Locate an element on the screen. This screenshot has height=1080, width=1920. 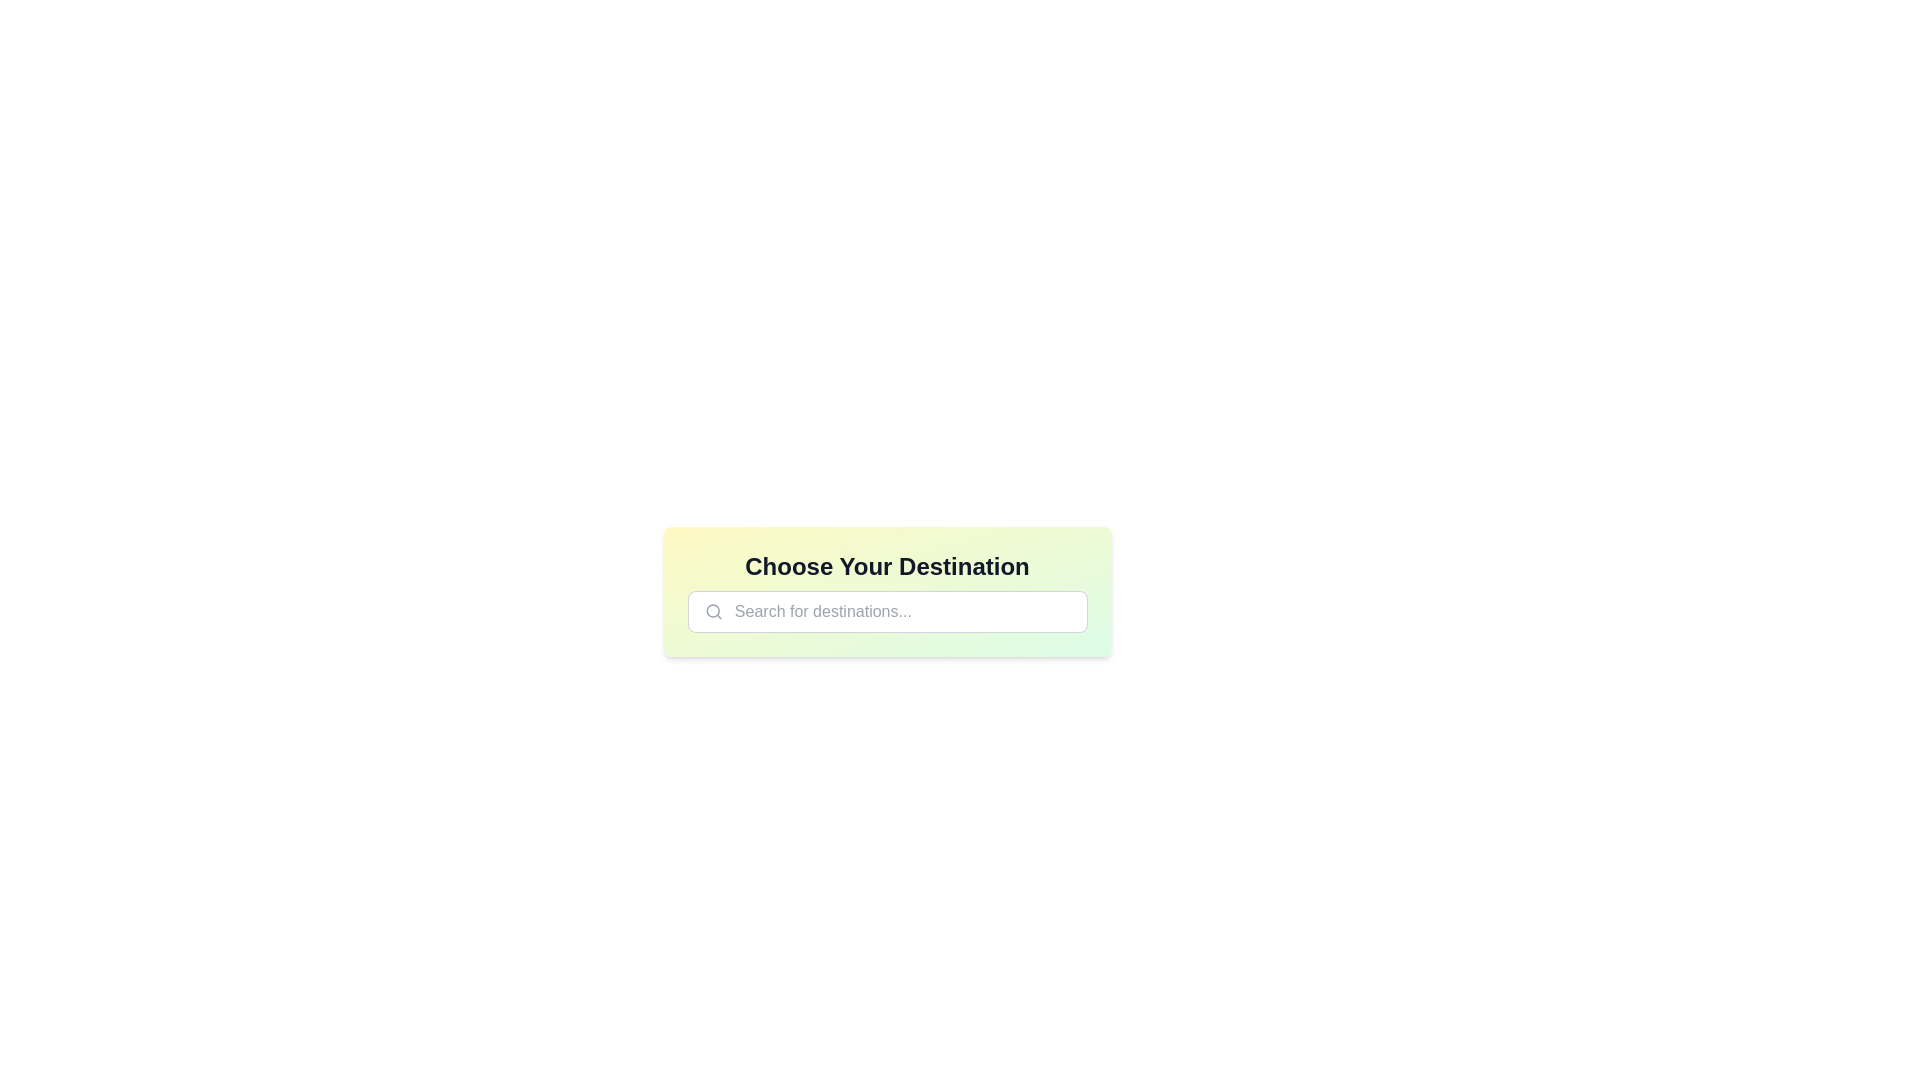
the compact gray outline magnifying glass icon located to the left of the text input field is located at coordinates (713, 611).